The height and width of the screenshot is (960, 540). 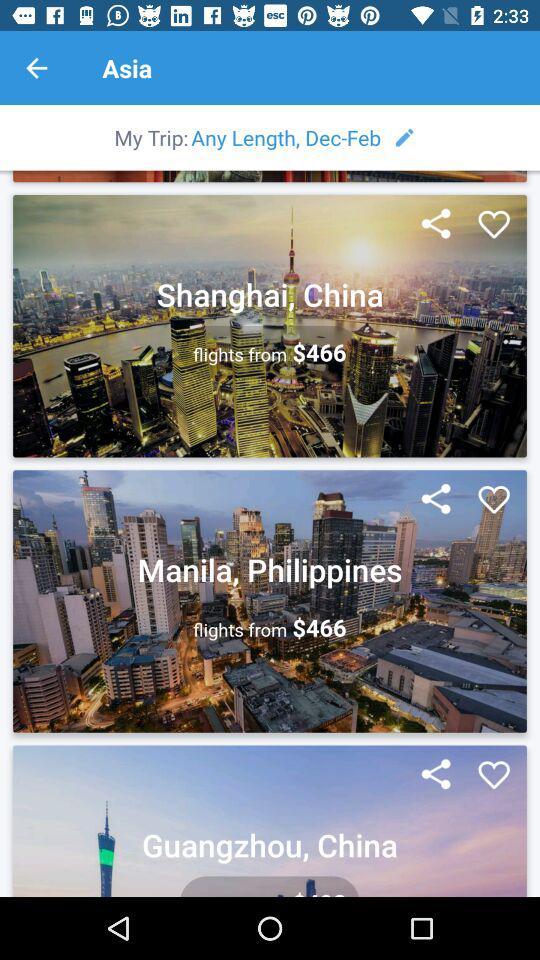 What do you see at coordinates (435, 774) in the screenshot?
I see `share` at bounding box center [435, 774].